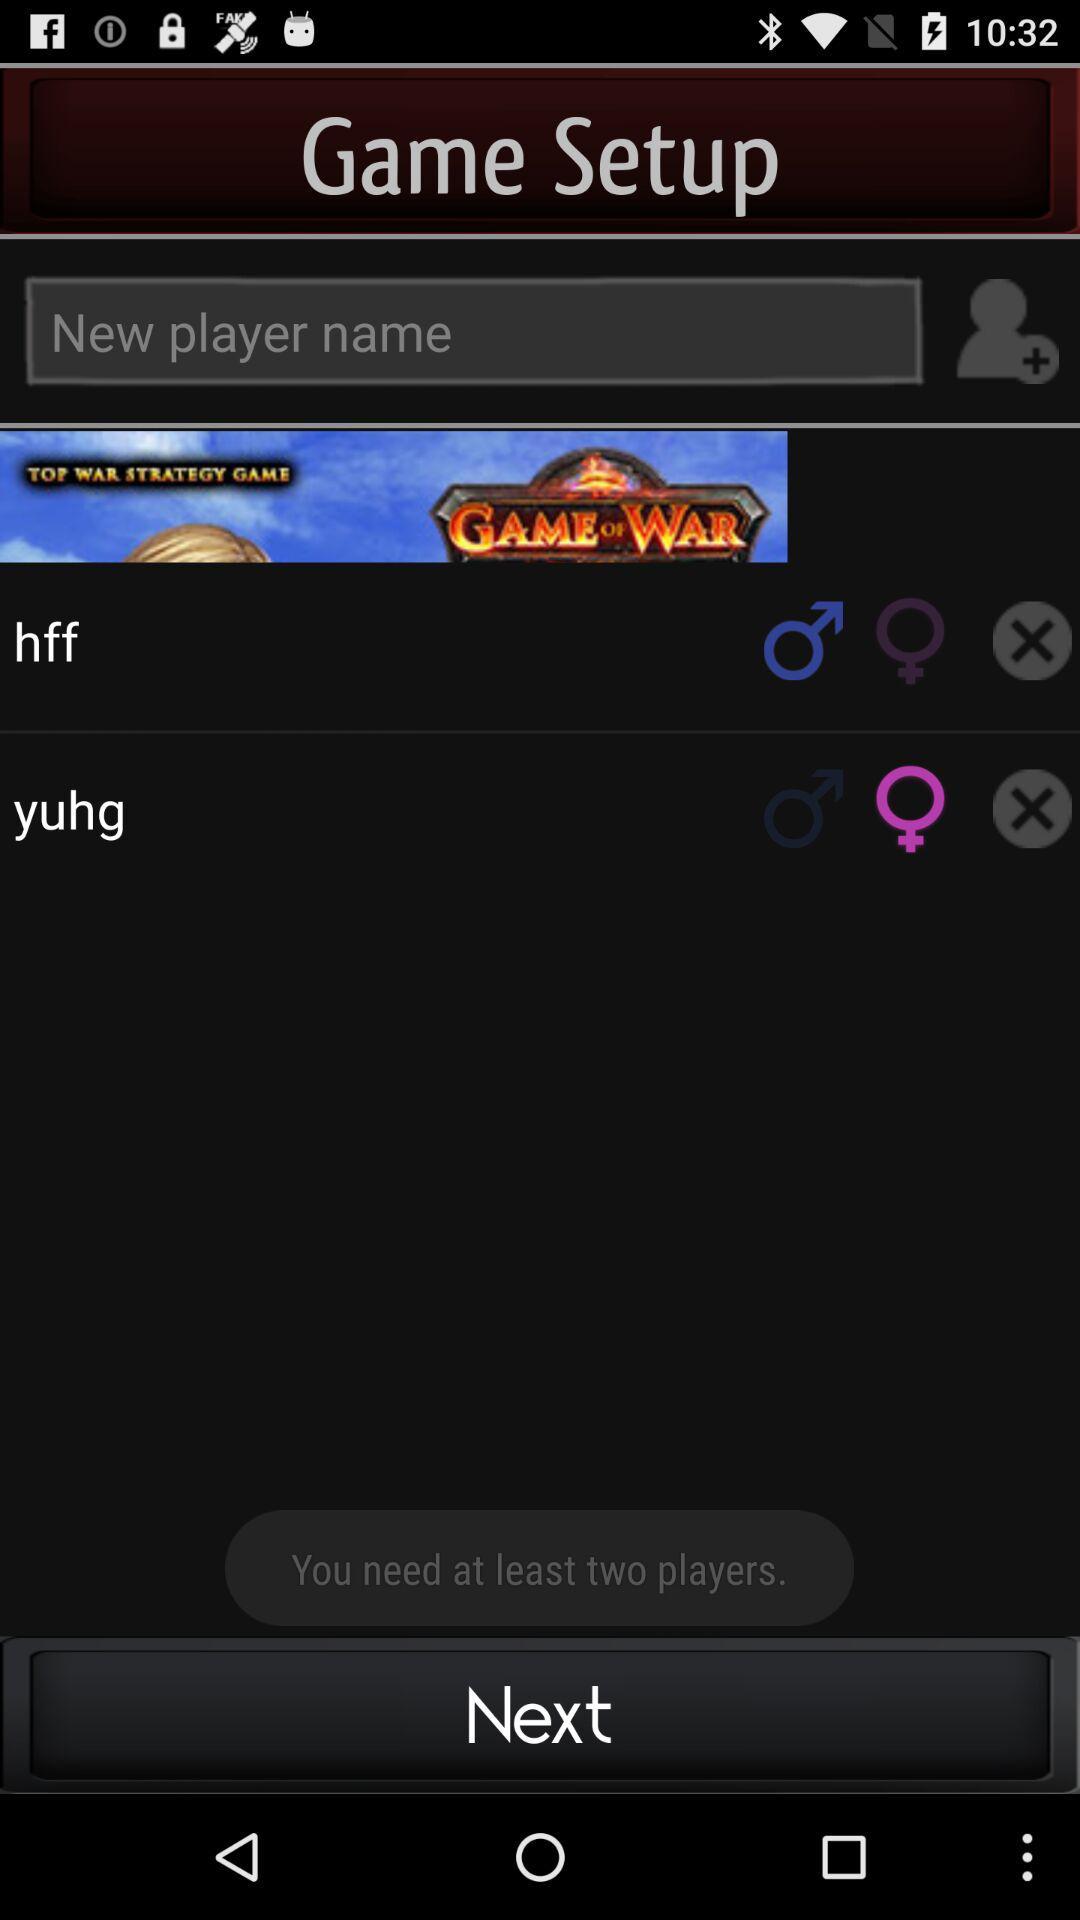 This screenshot has width=1080, height=1920. Describe the element at coordinates (1032, 808) in the screenshot. I see `unselect an item` at that location.